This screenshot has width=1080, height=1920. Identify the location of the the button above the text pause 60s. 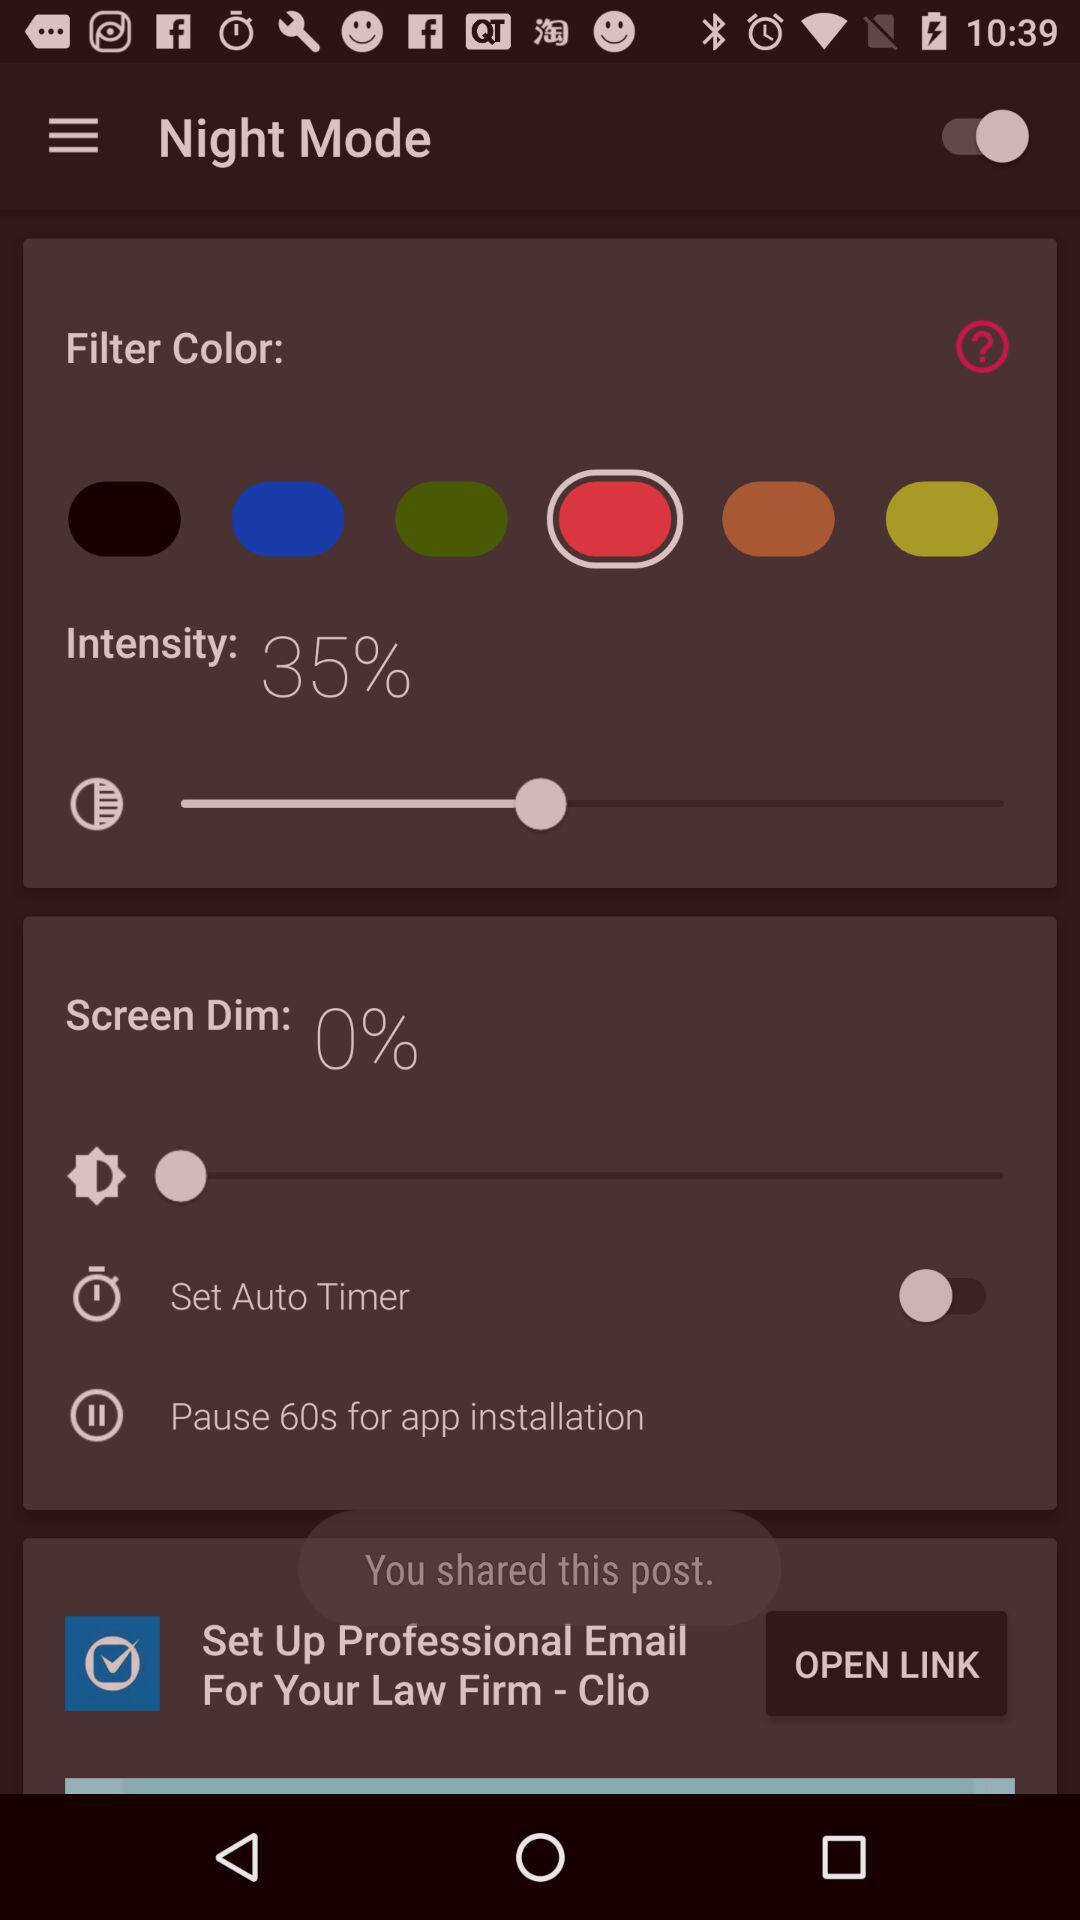
(528, 1295).